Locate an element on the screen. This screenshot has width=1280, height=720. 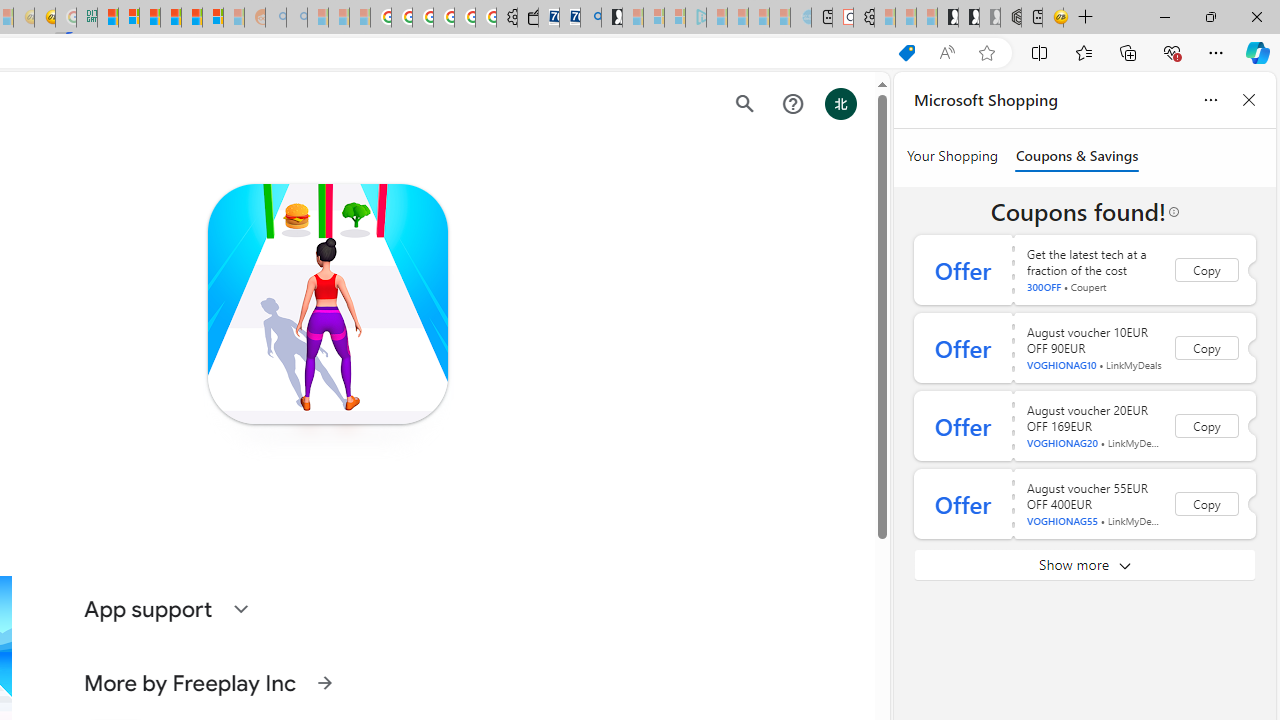
'Copilot (Ctrl+Shift+.)' is located at coordinates (1257, 51).